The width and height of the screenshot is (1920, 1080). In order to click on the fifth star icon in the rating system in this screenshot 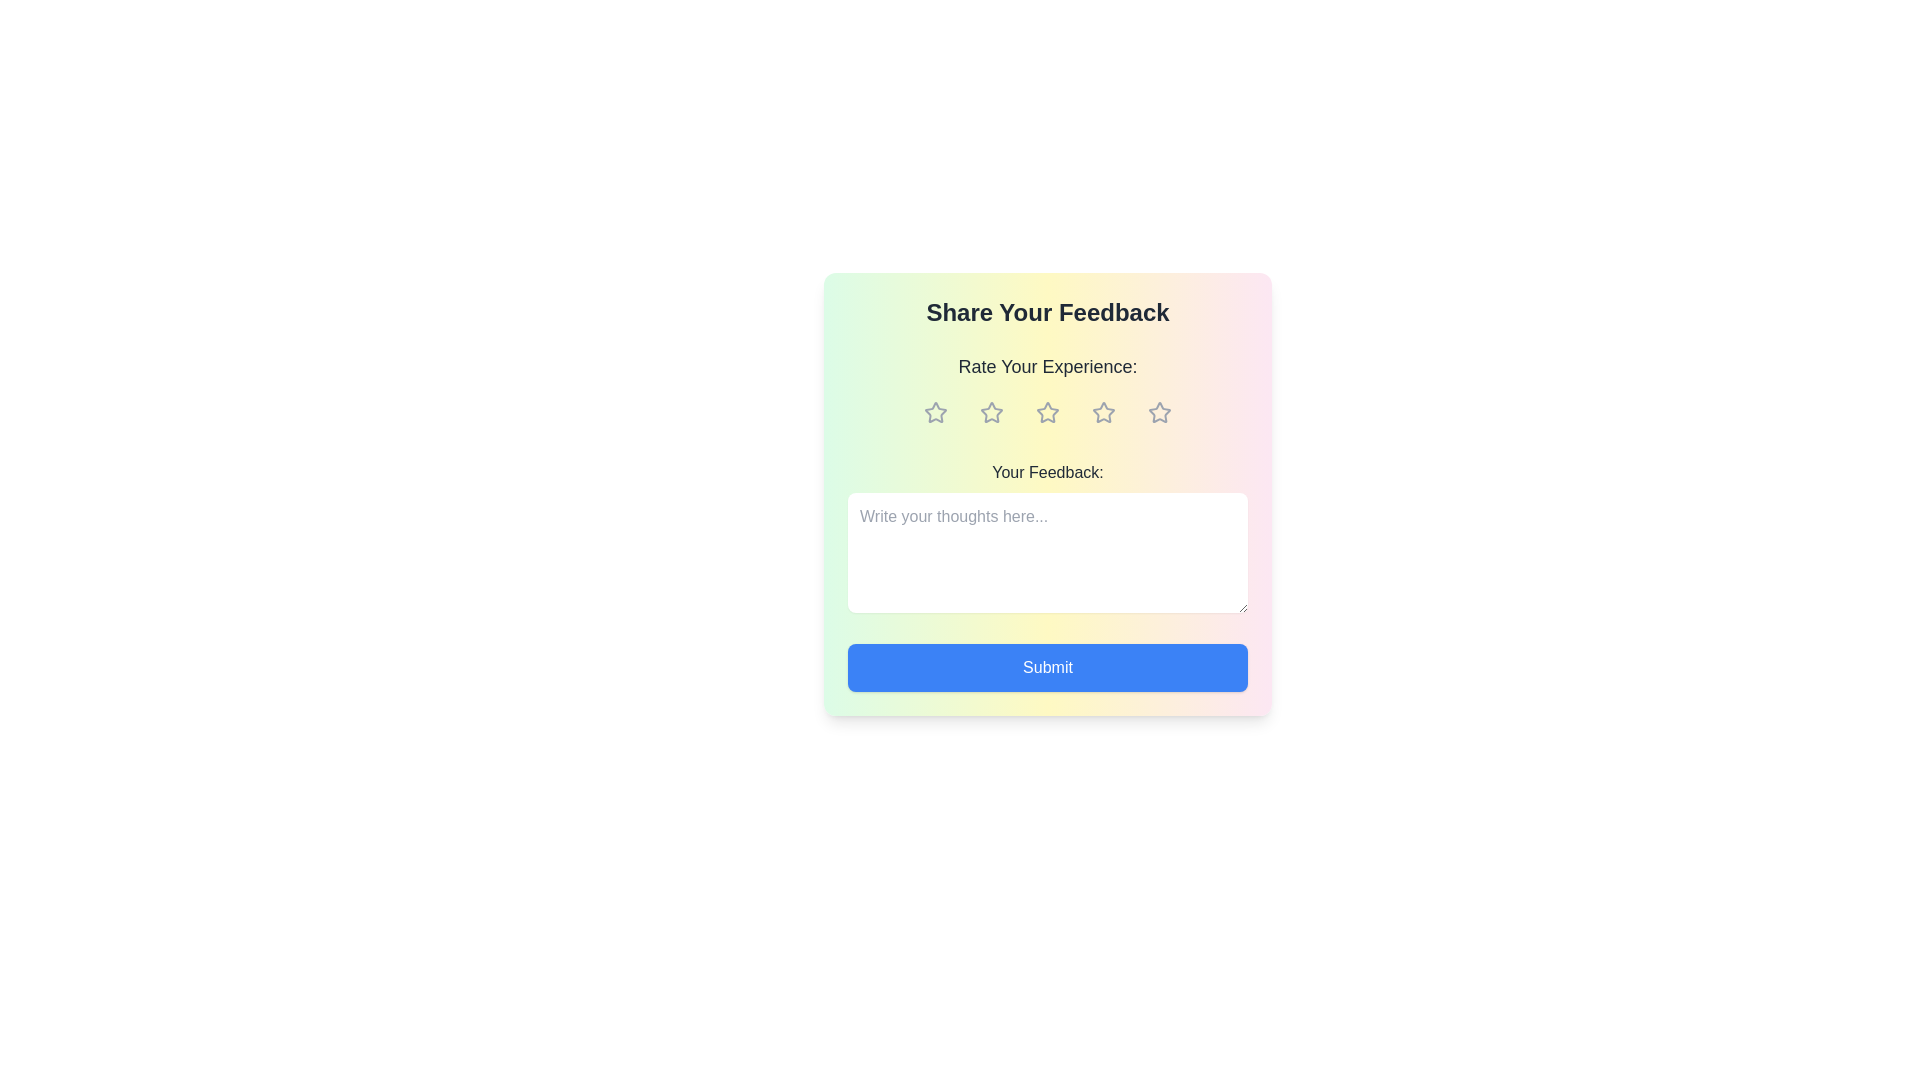, I will do `click(1160, 411)`.